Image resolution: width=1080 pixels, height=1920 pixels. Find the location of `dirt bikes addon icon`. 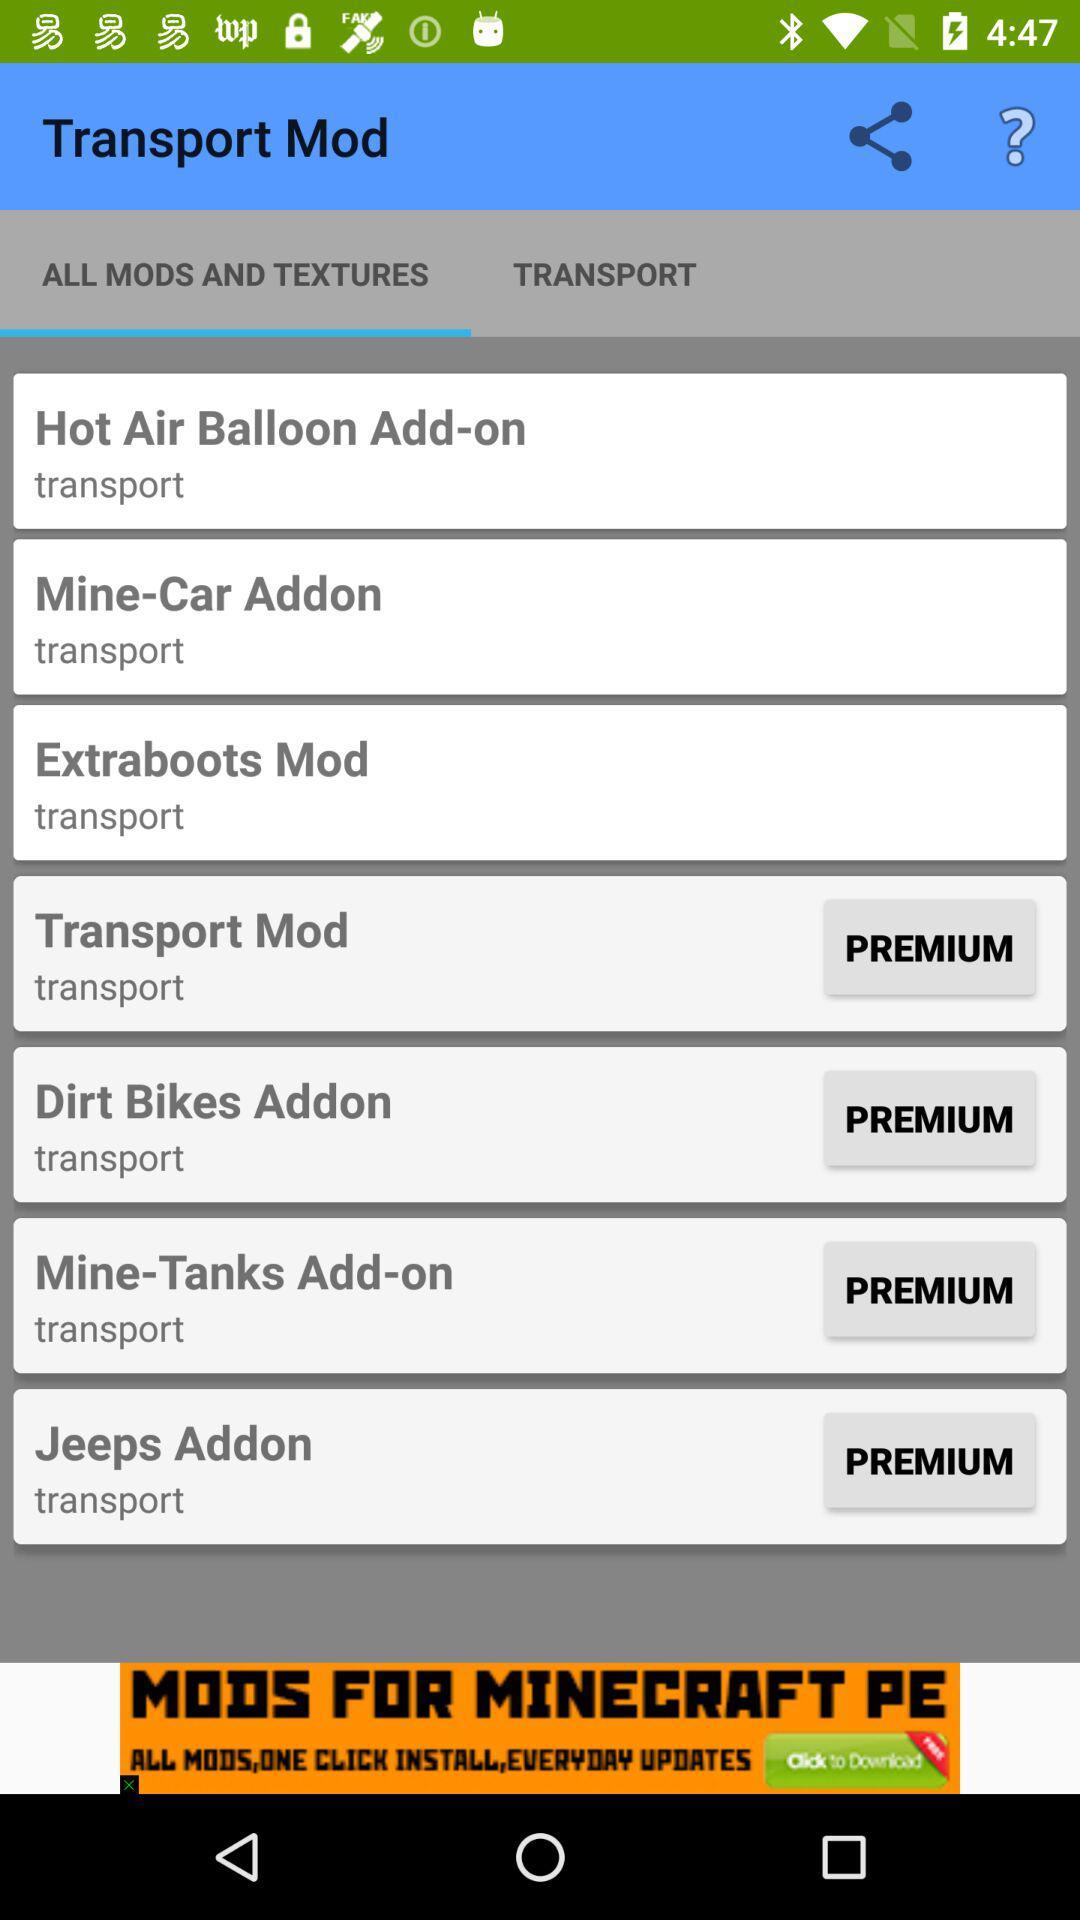

dirt bikes addon icon is located at coordinates (423, 1098).